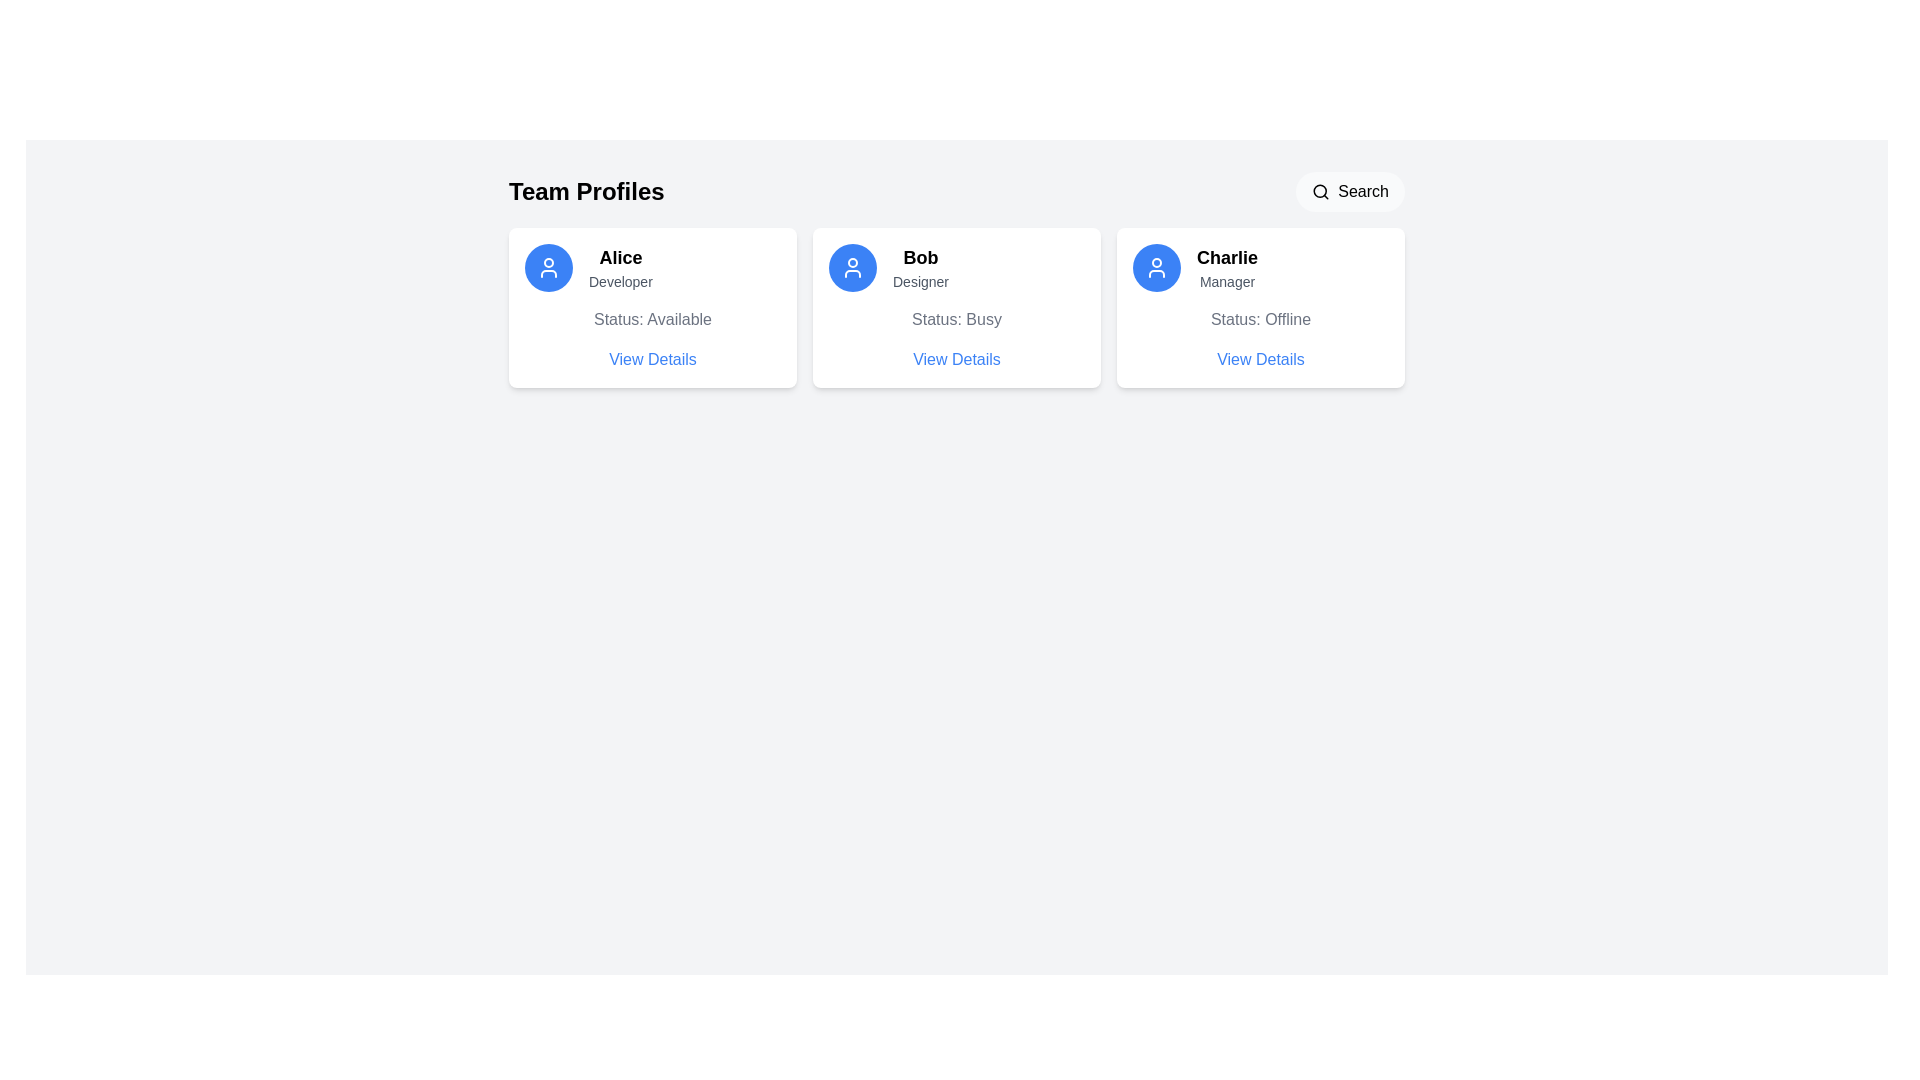  Describe the element at coordinates (652, 319) in the screenshot. I see `the label displaying 'Status: Available' which is styled in gray font and positioned between 'Alice, Developer' and 'View Details'` at that location.